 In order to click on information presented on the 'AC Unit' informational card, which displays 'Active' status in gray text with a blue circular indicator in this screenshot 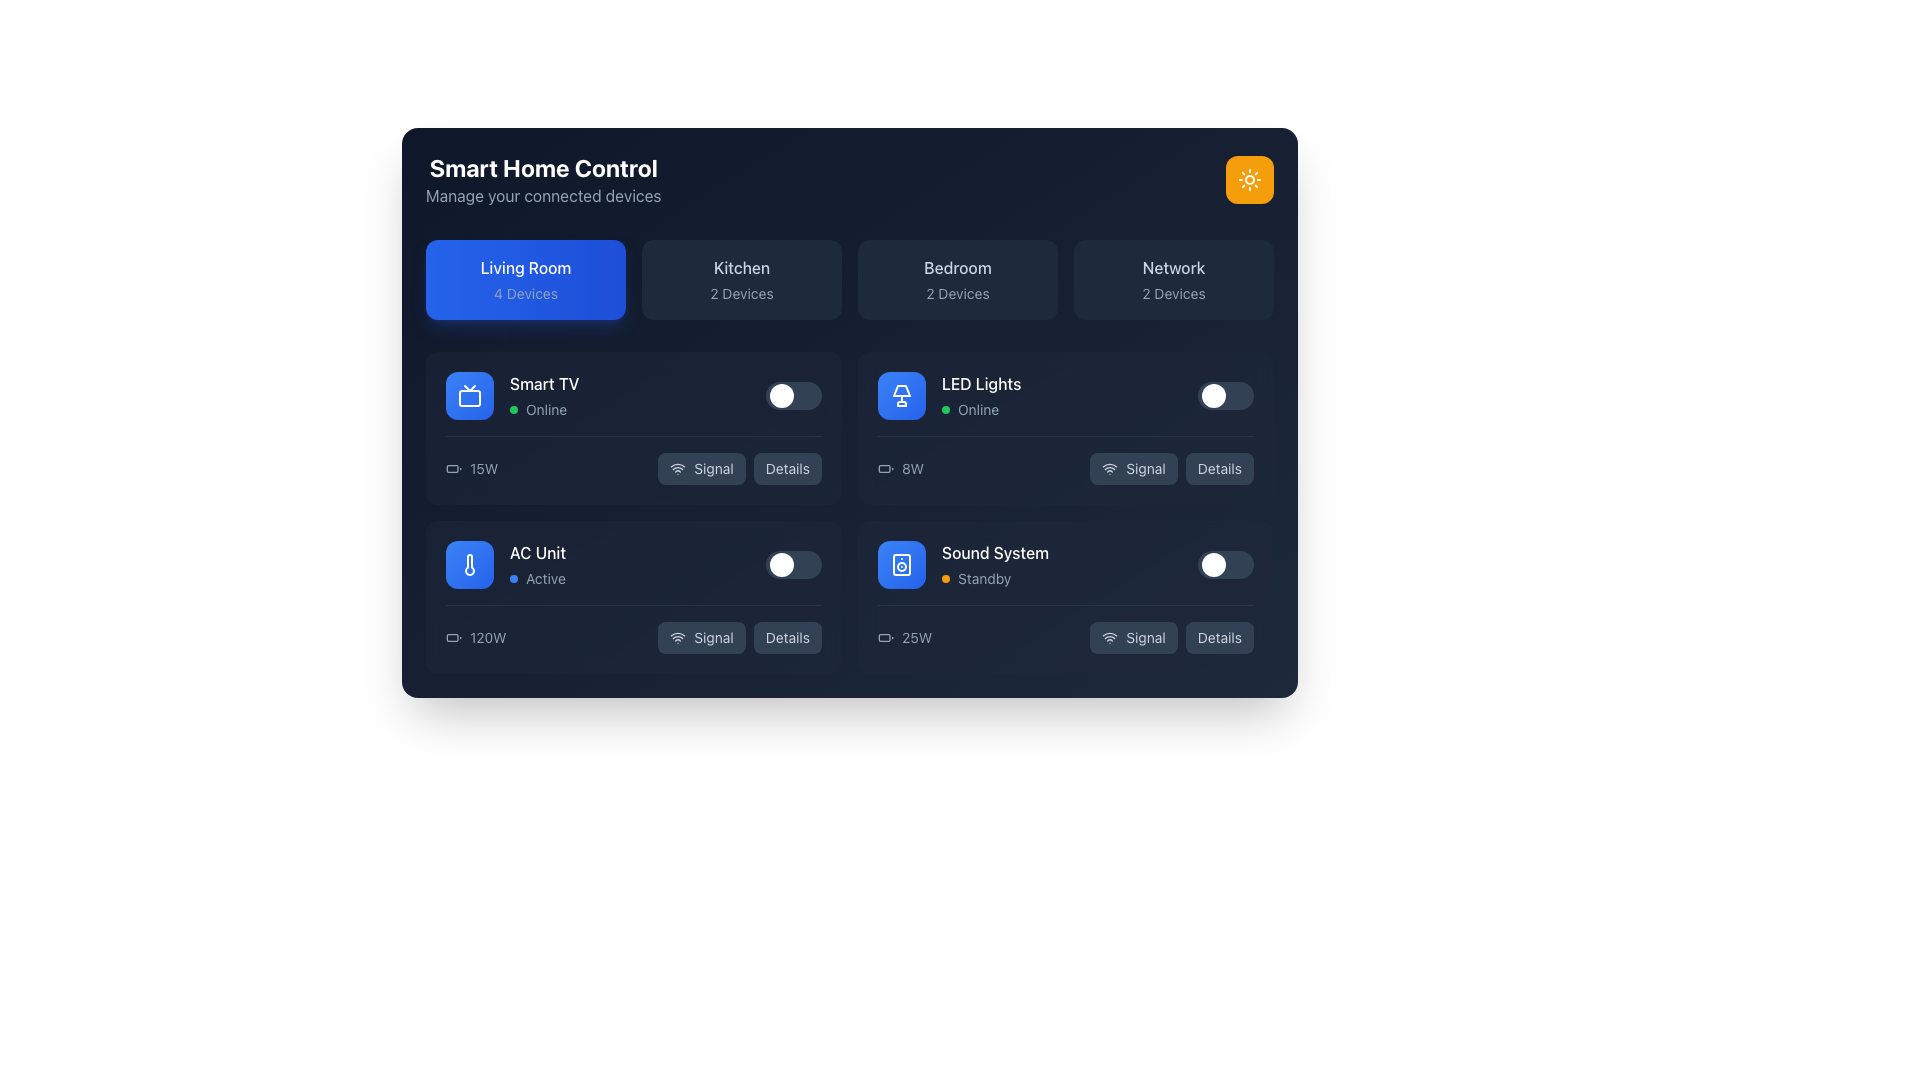, I will do `click(506, 564)`.